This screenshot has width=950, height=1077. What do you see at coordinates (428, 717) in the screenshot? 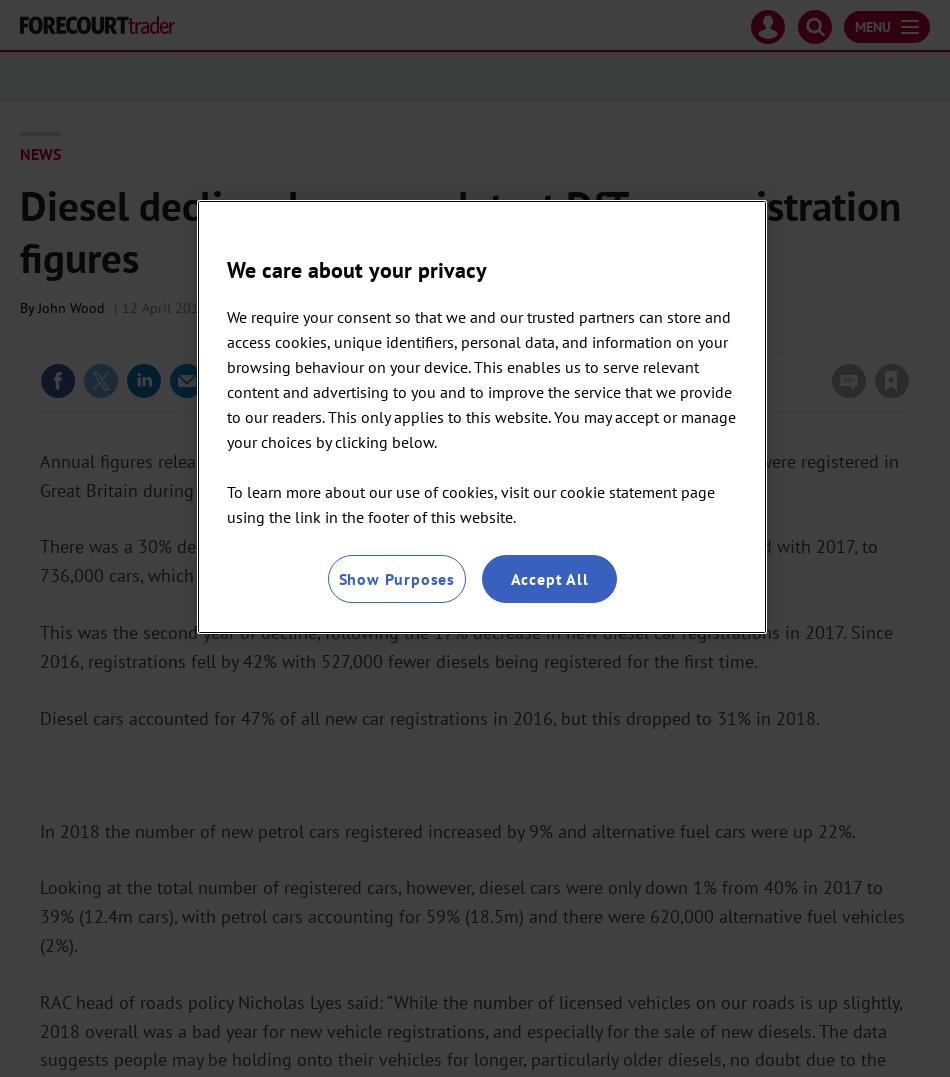
I see `'Diesel cars accounted for 47% of all new car registrations in 2016, but this dropped to 31% in 2018.'` at bounding box center [428, 717].